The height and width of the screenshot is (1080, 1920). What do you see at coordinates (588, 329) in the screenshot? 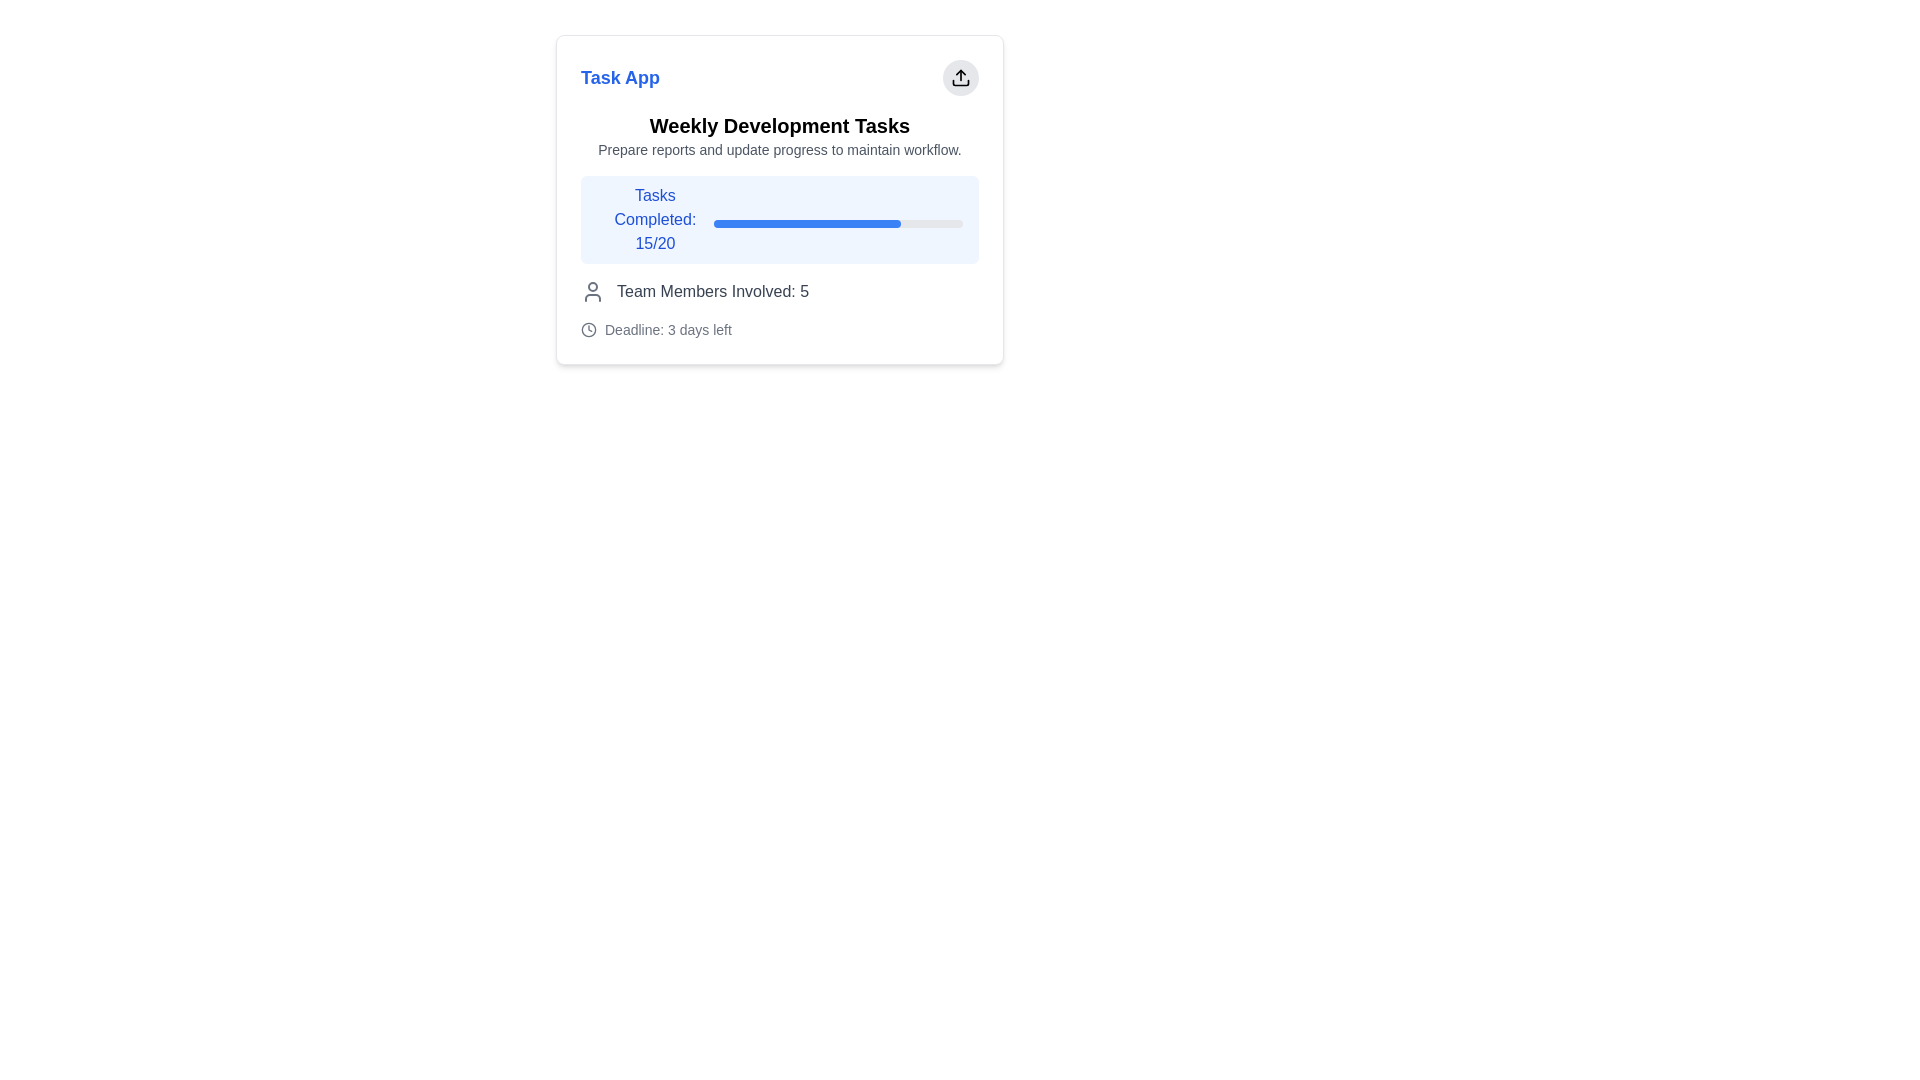
I see `the circular clock icon that represents deadline details, positioned to the left of the text 'Deadline: 3 days left'` at bounding box center [588, 329].